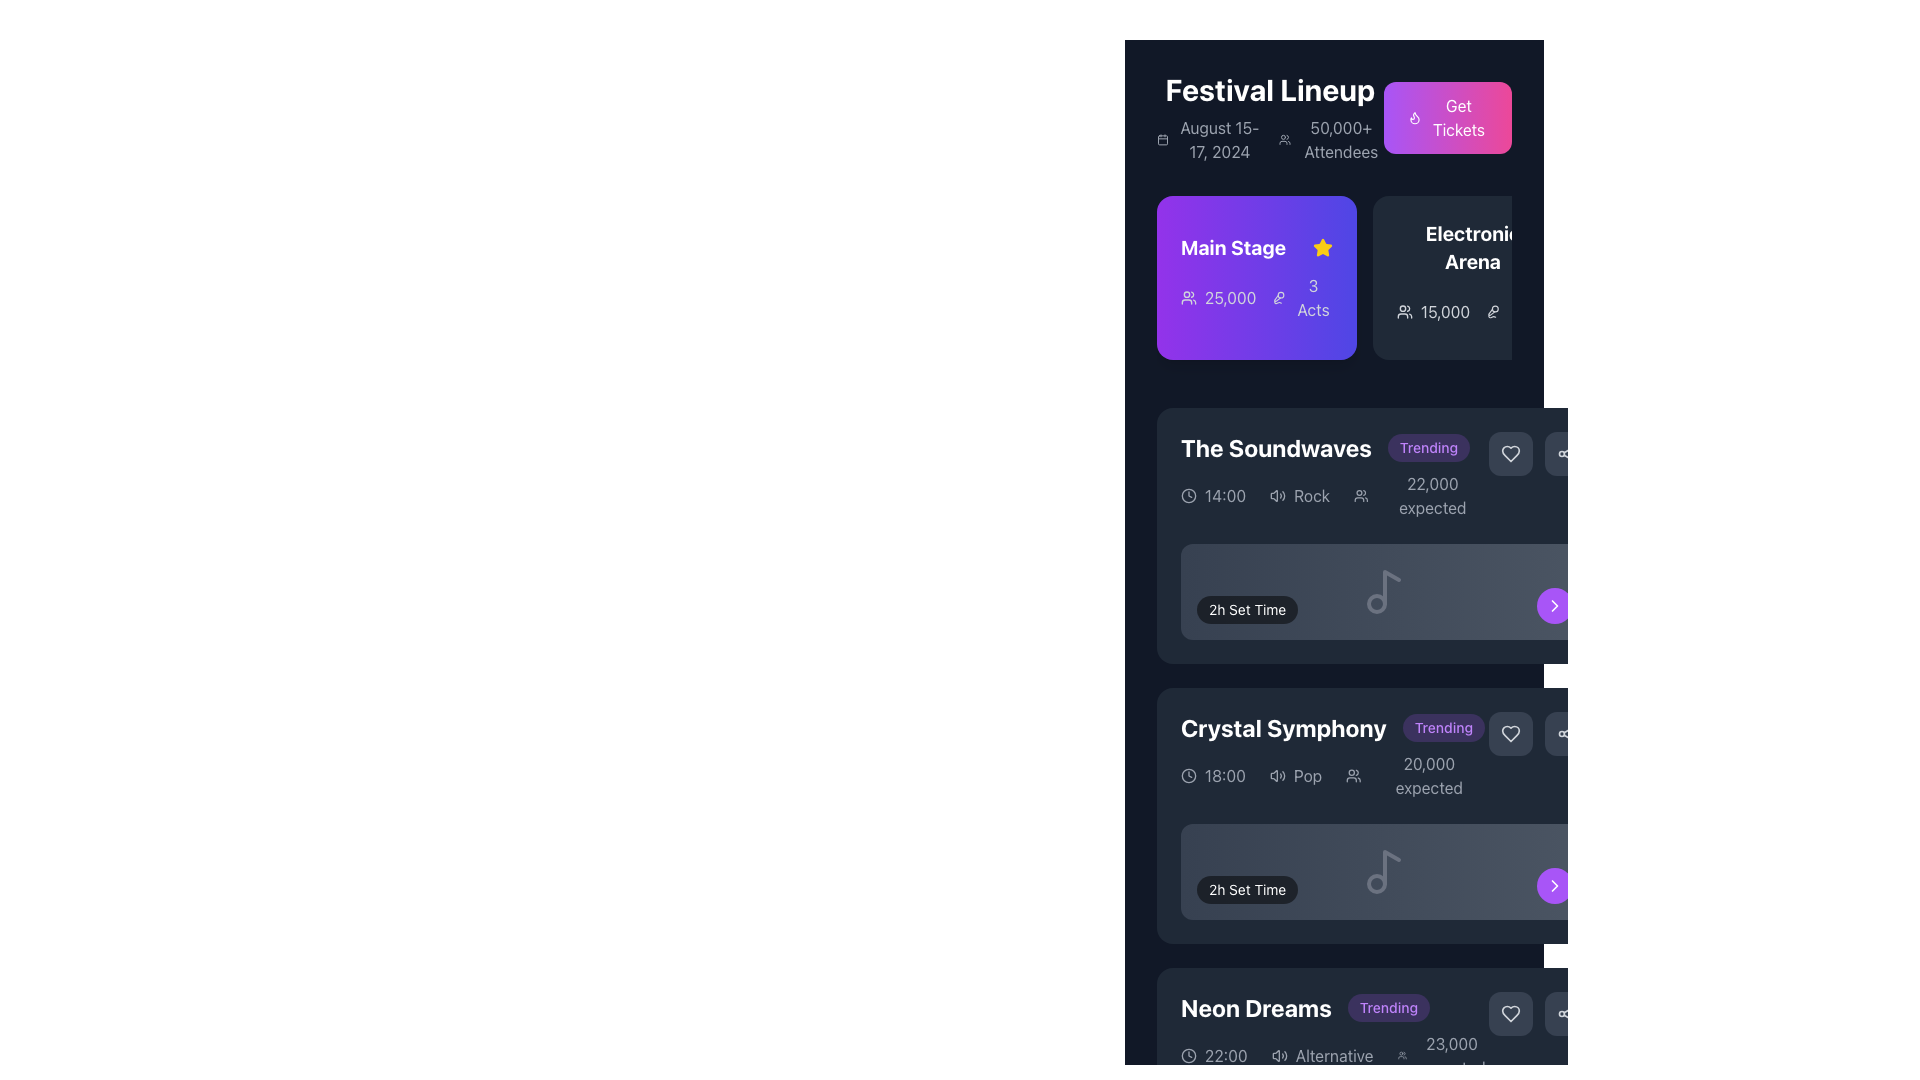  What do you see at coordinates (1511, 454) in the screenshot?
I see `the favorite icon button located at the top-right corner of the event details for 'The Soundwaves'` at bounding box center [1511, 454].